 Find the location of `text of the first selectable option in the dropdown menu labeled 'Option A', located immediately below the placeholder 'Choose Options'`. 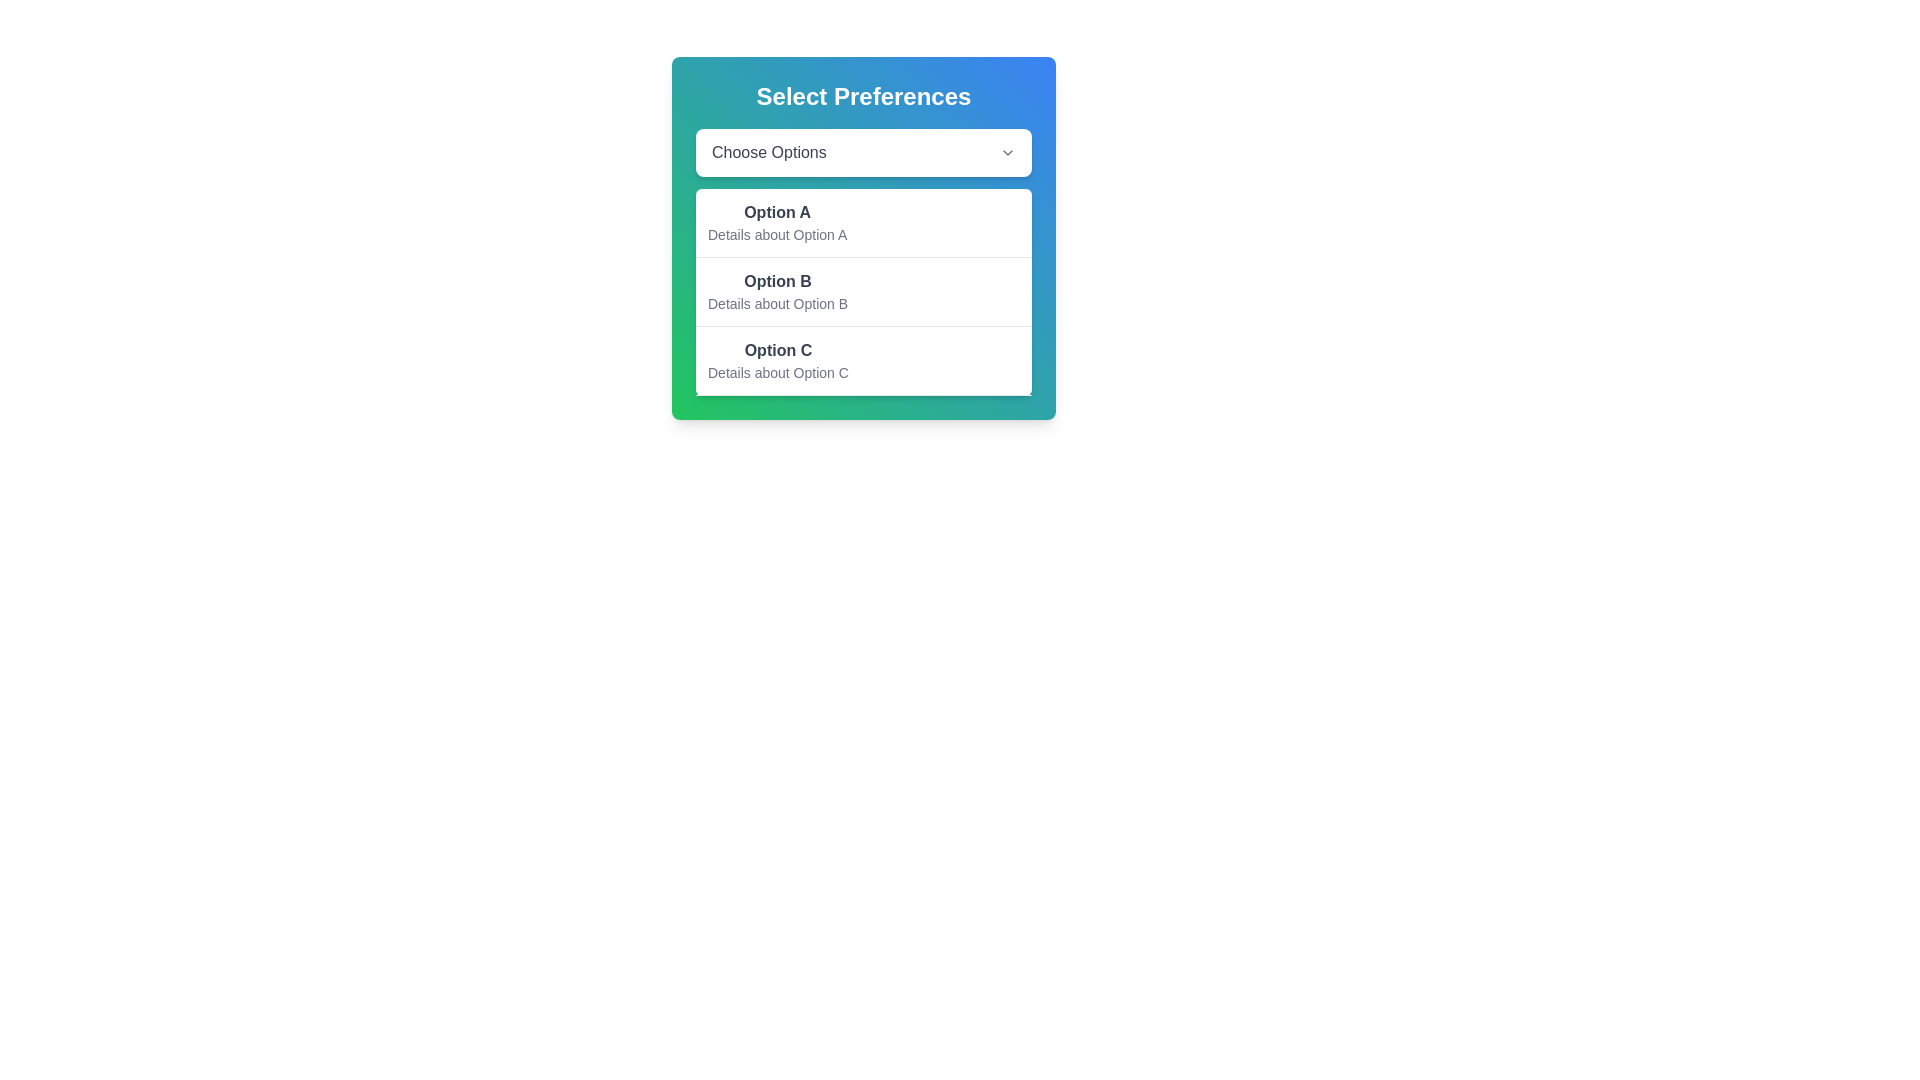

text of the first selectable option in the dropdown menu labeled 'Option A', located immediately below the placeholder 'Choose Options' is located at coordinates (776, 212).